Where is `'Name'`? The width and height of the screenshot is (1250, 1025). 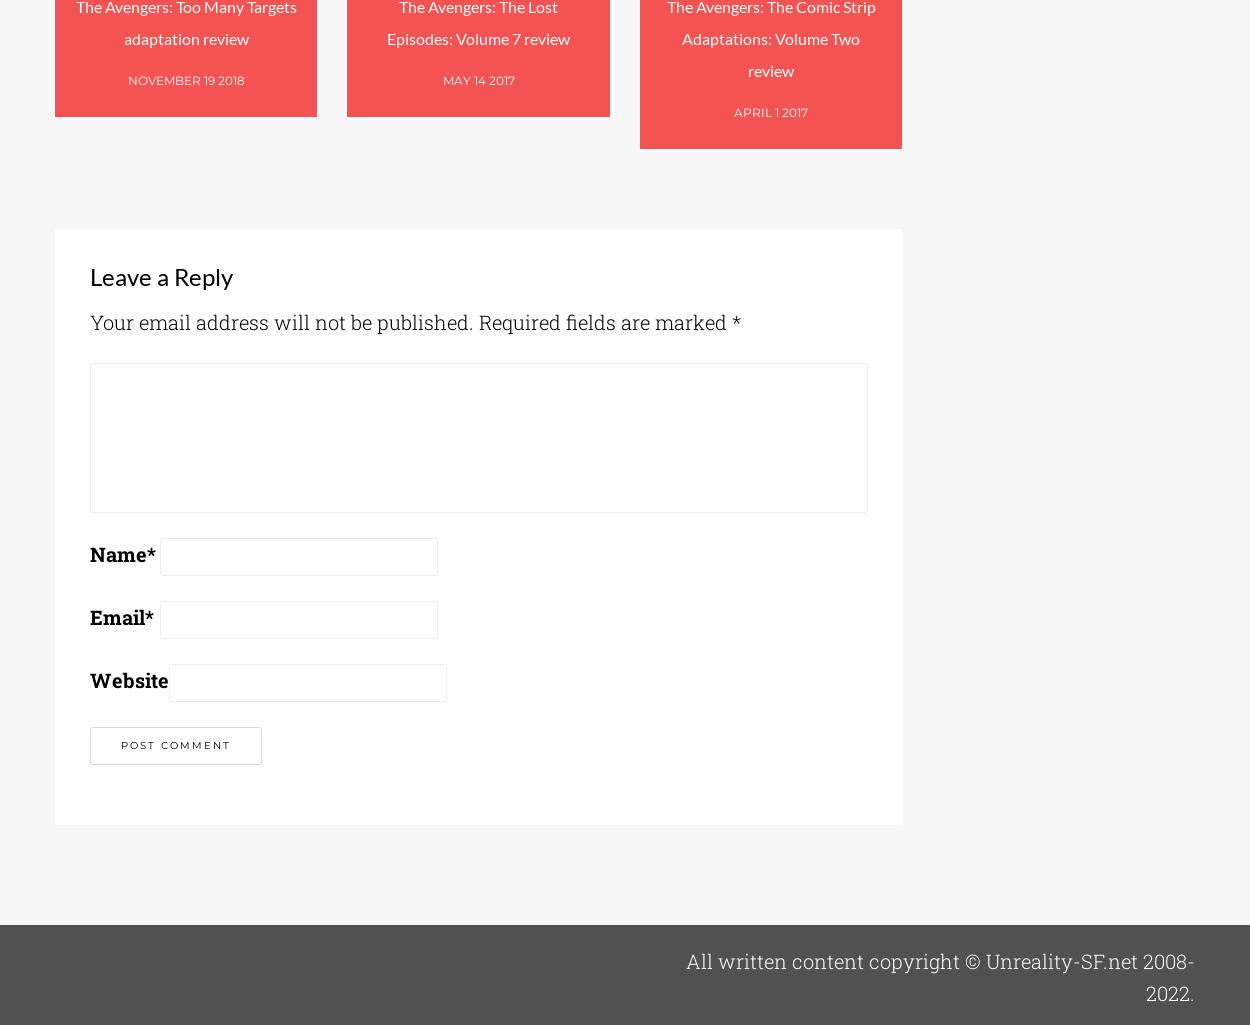 'Name' is located at coordinates (117, 551).